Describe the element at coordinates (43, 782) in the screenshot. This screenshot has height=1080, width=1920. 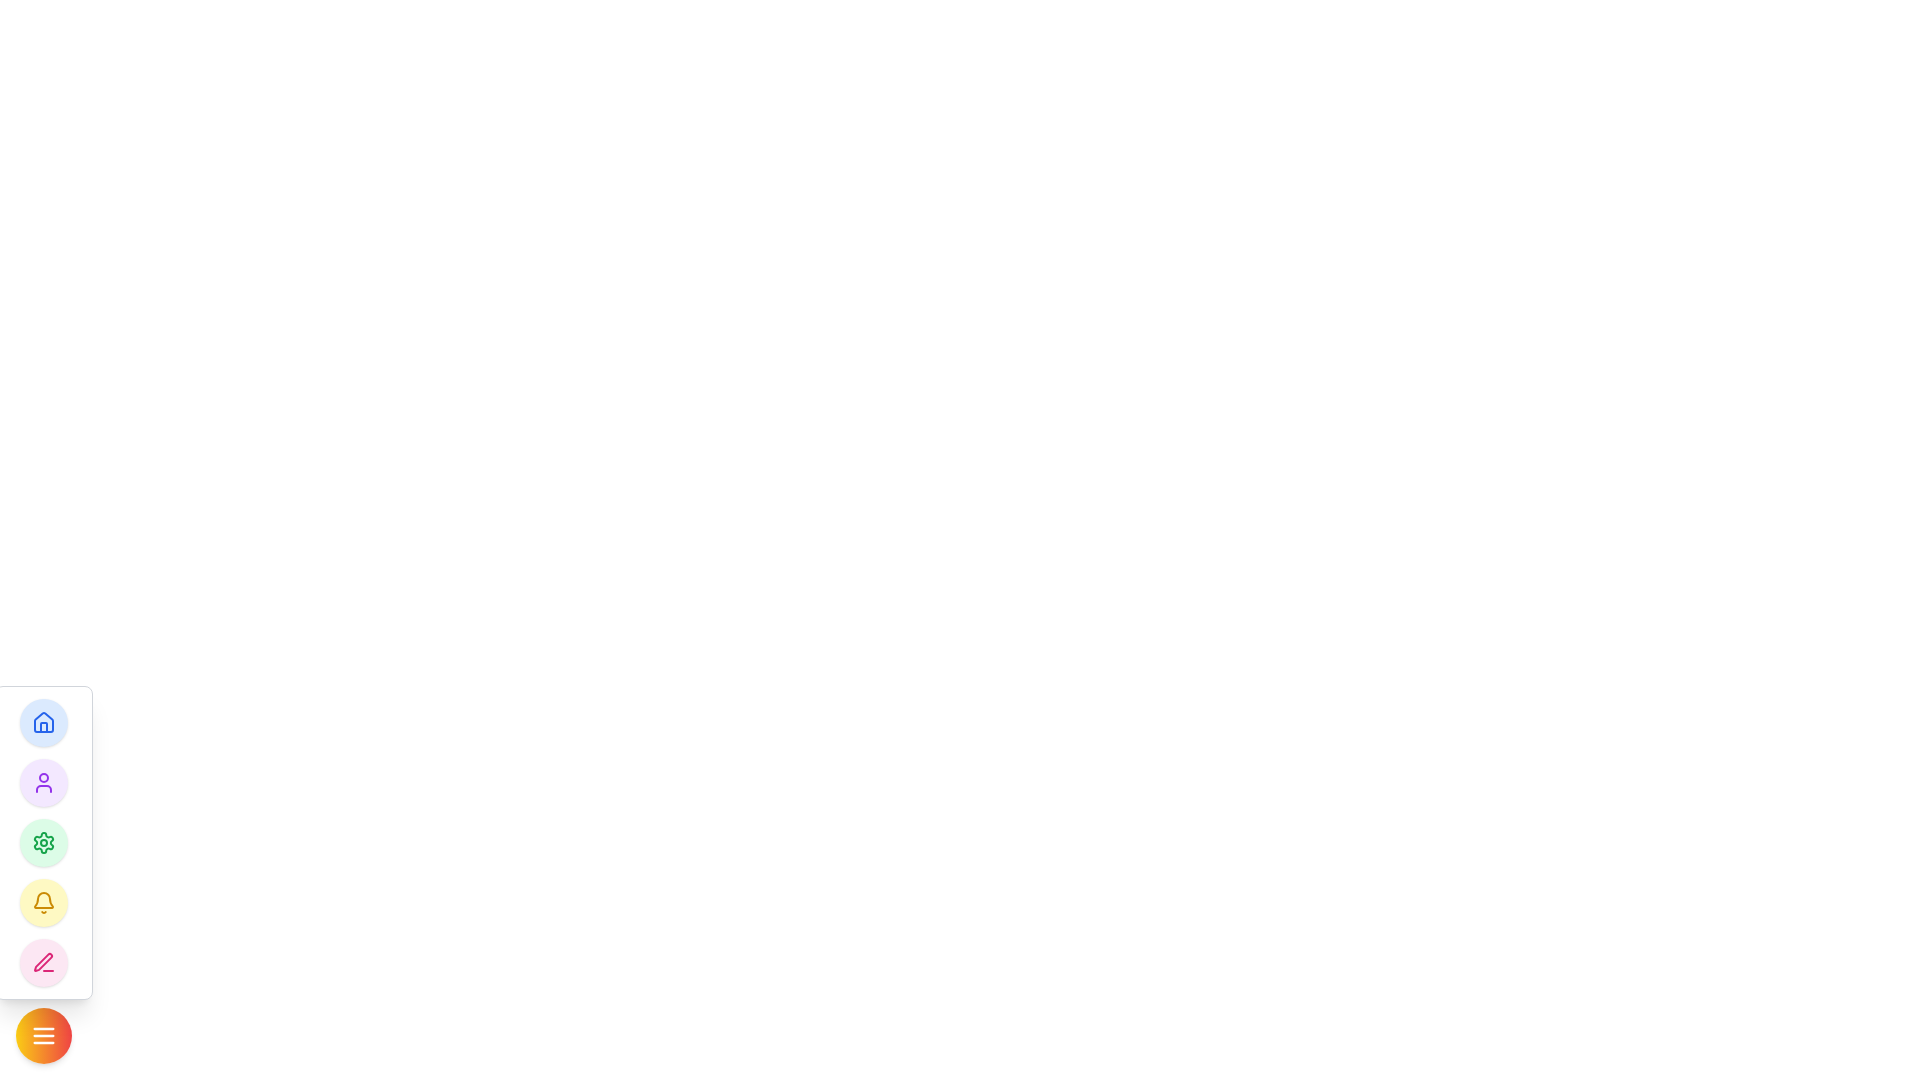
I see `the user's silhouette icon, which is styled in purple and enclosed within a circular context` at that location.